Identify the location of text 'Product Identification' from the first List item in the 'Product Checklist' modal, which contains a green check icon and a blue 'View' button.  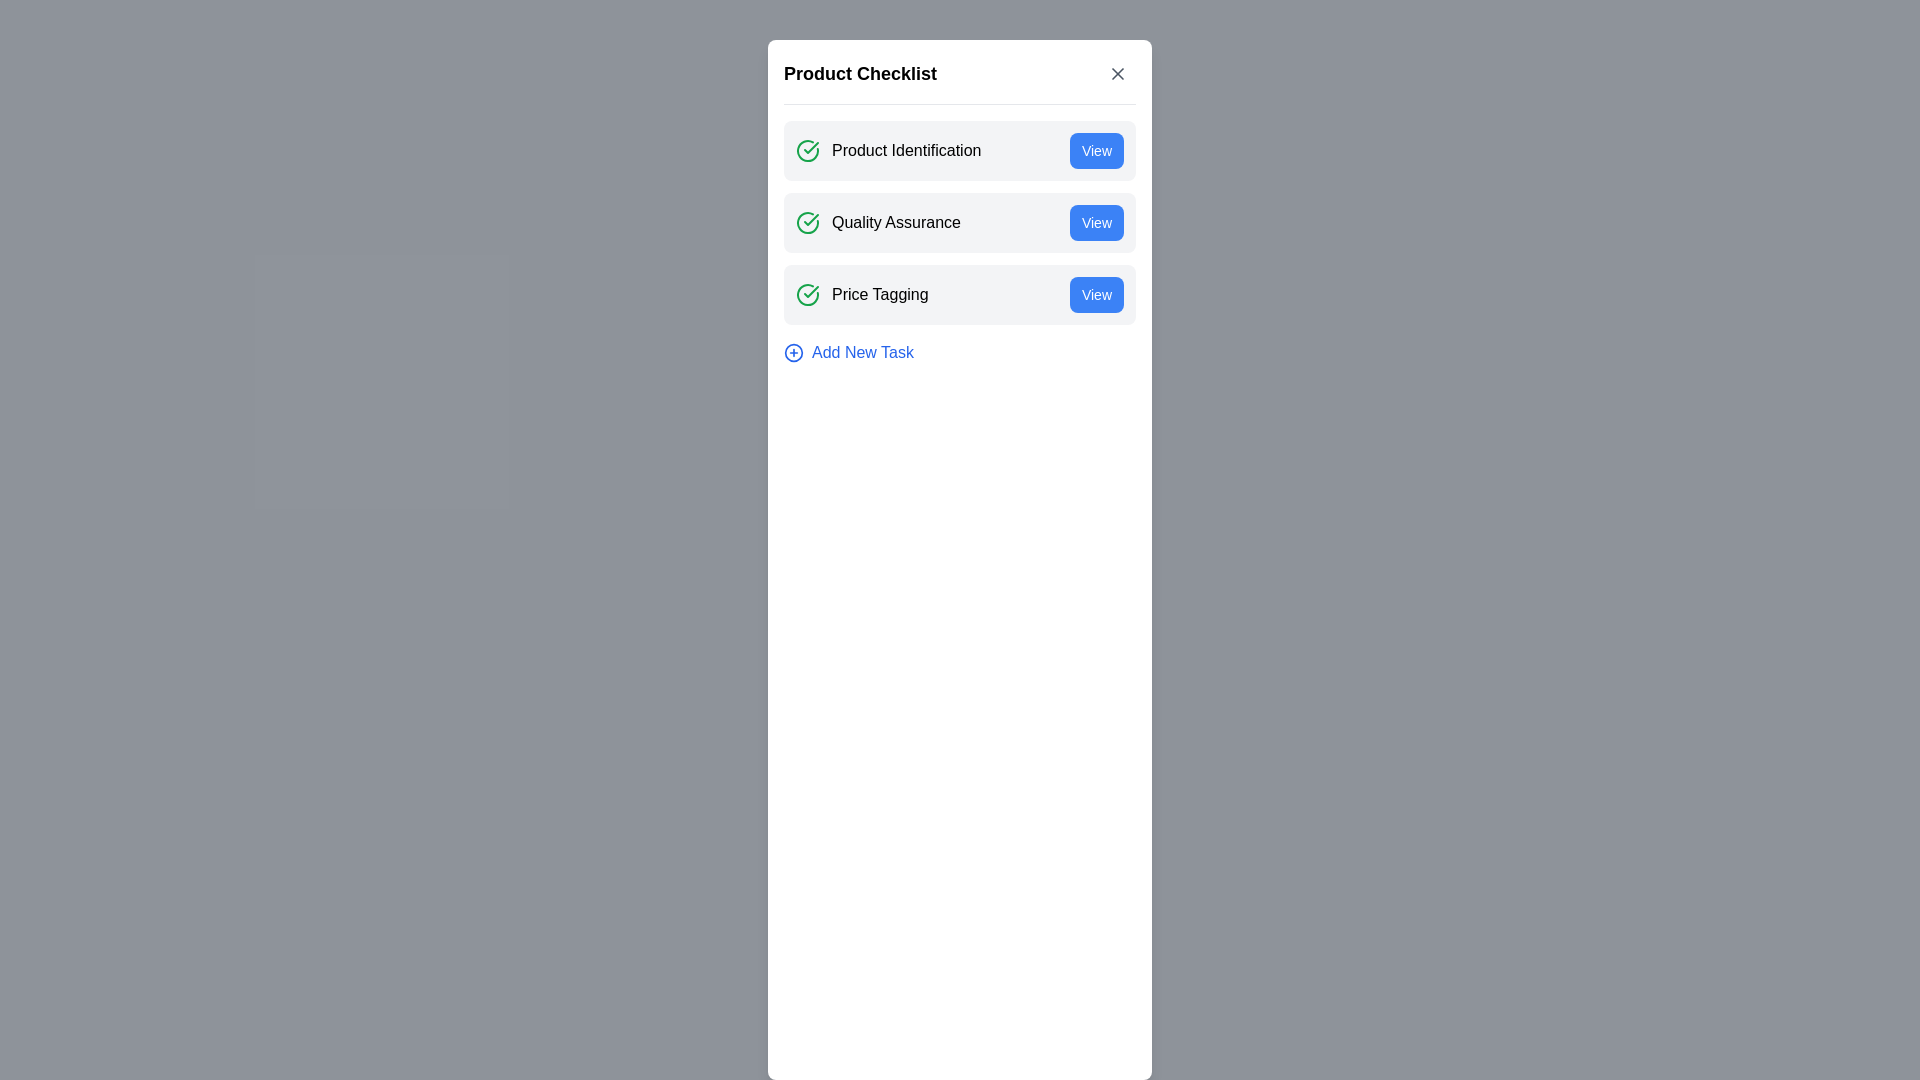
(960, 149).